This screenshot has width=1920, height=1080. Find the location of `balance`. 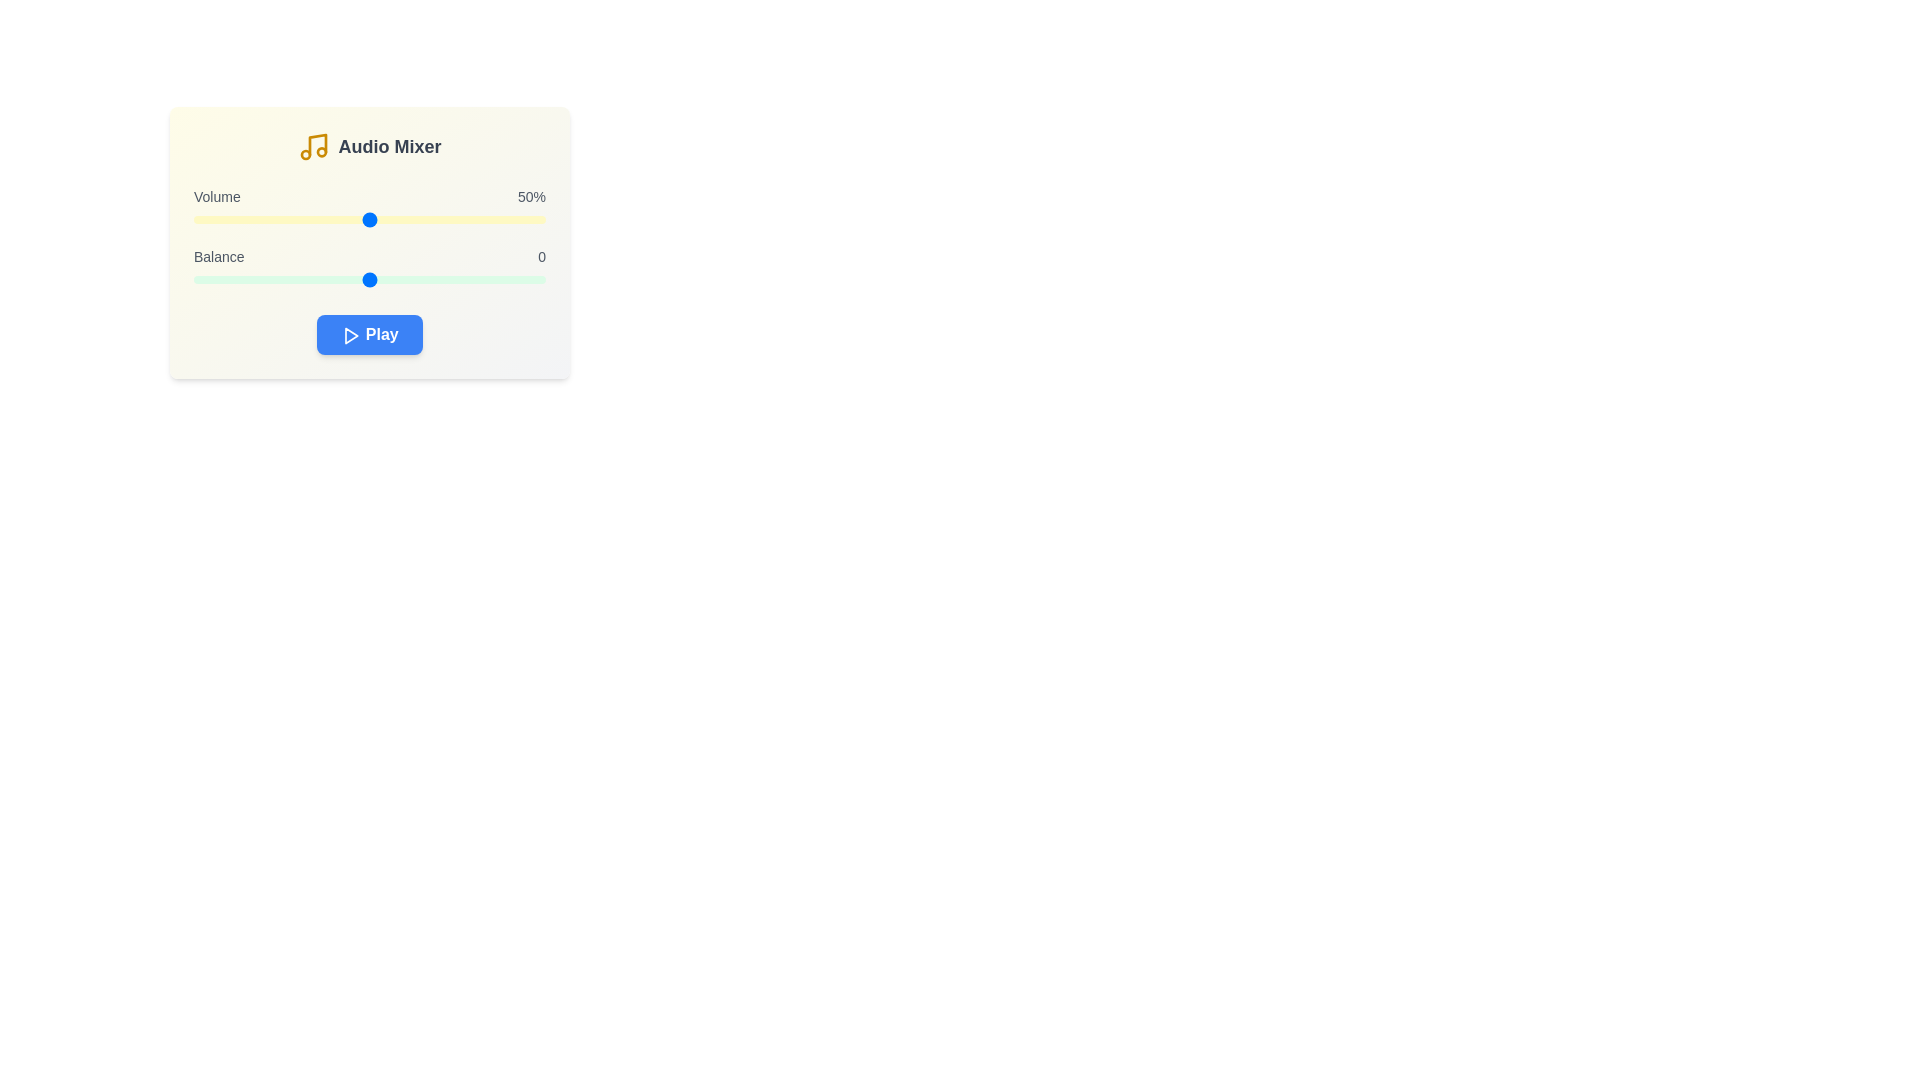

balance is located at coordinates (500, 280).